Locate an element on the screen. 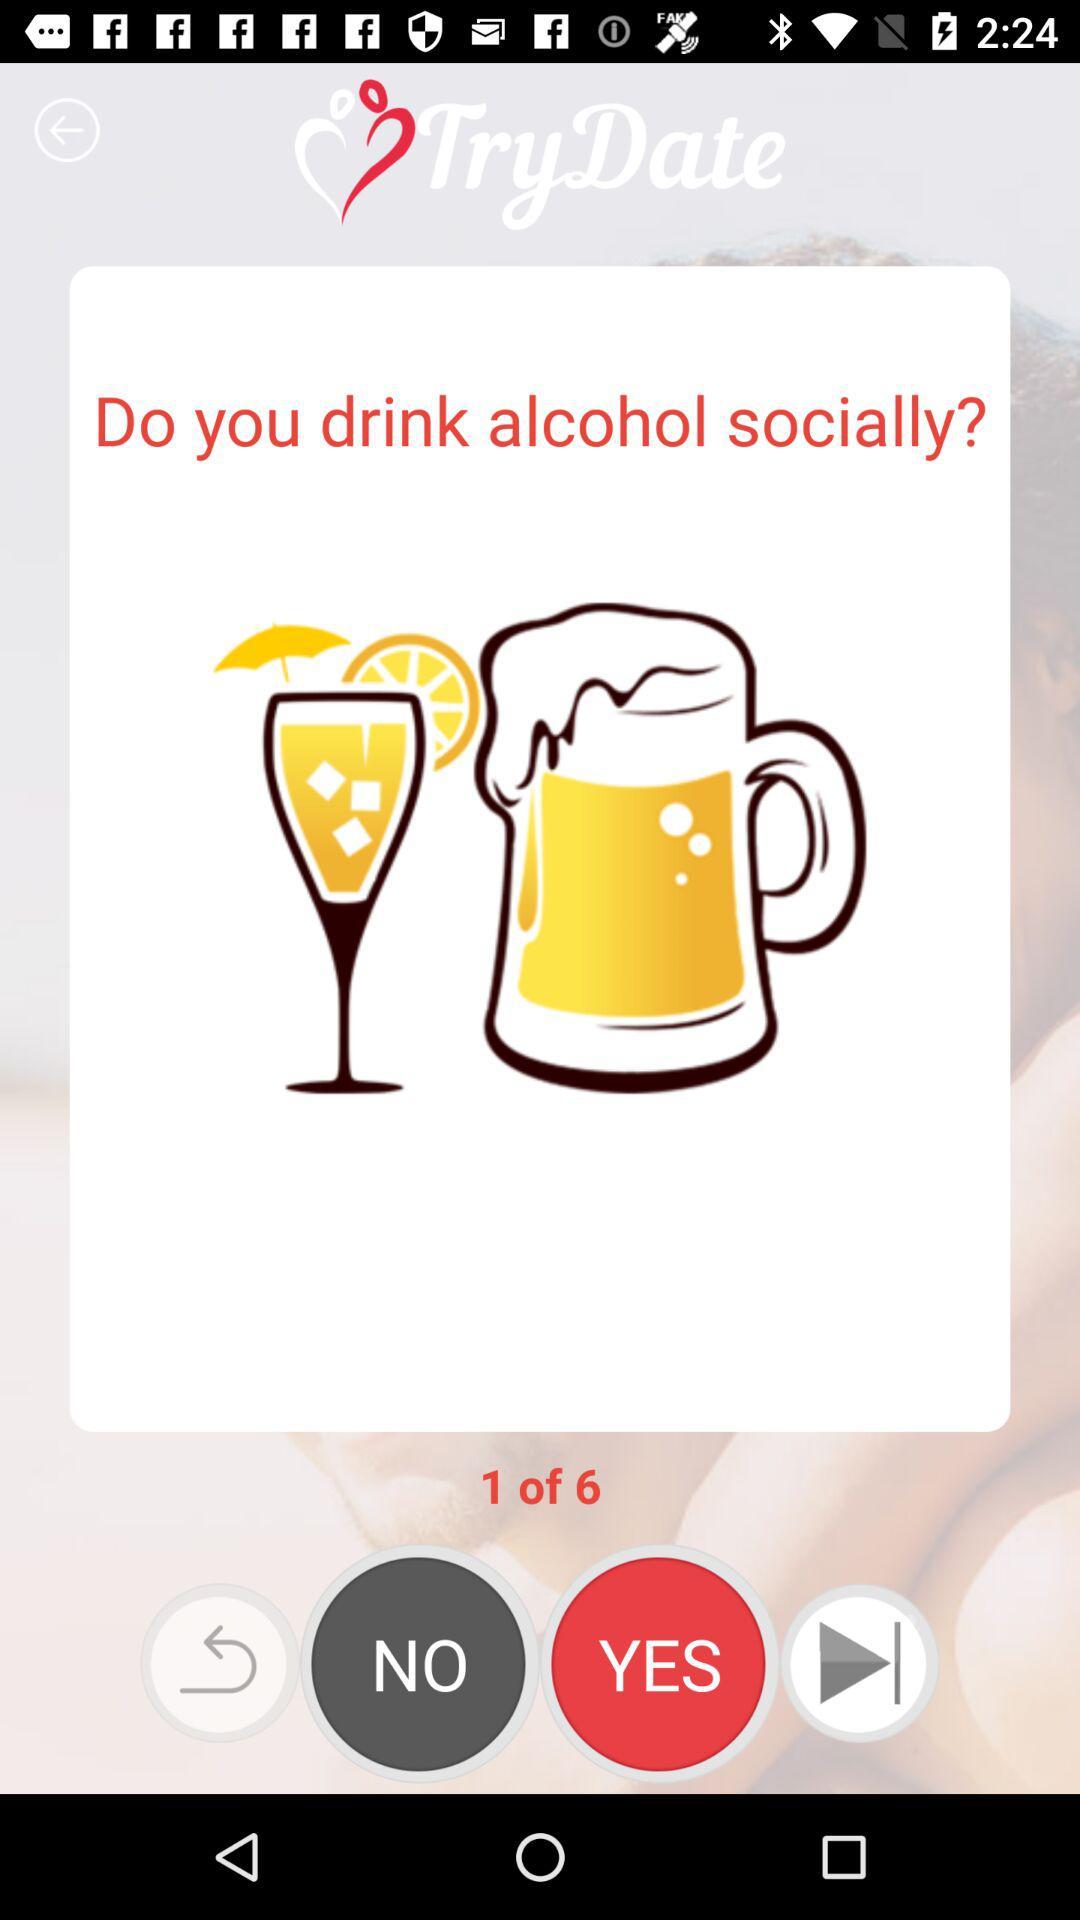  go back is located at coordinates (220, 1663).